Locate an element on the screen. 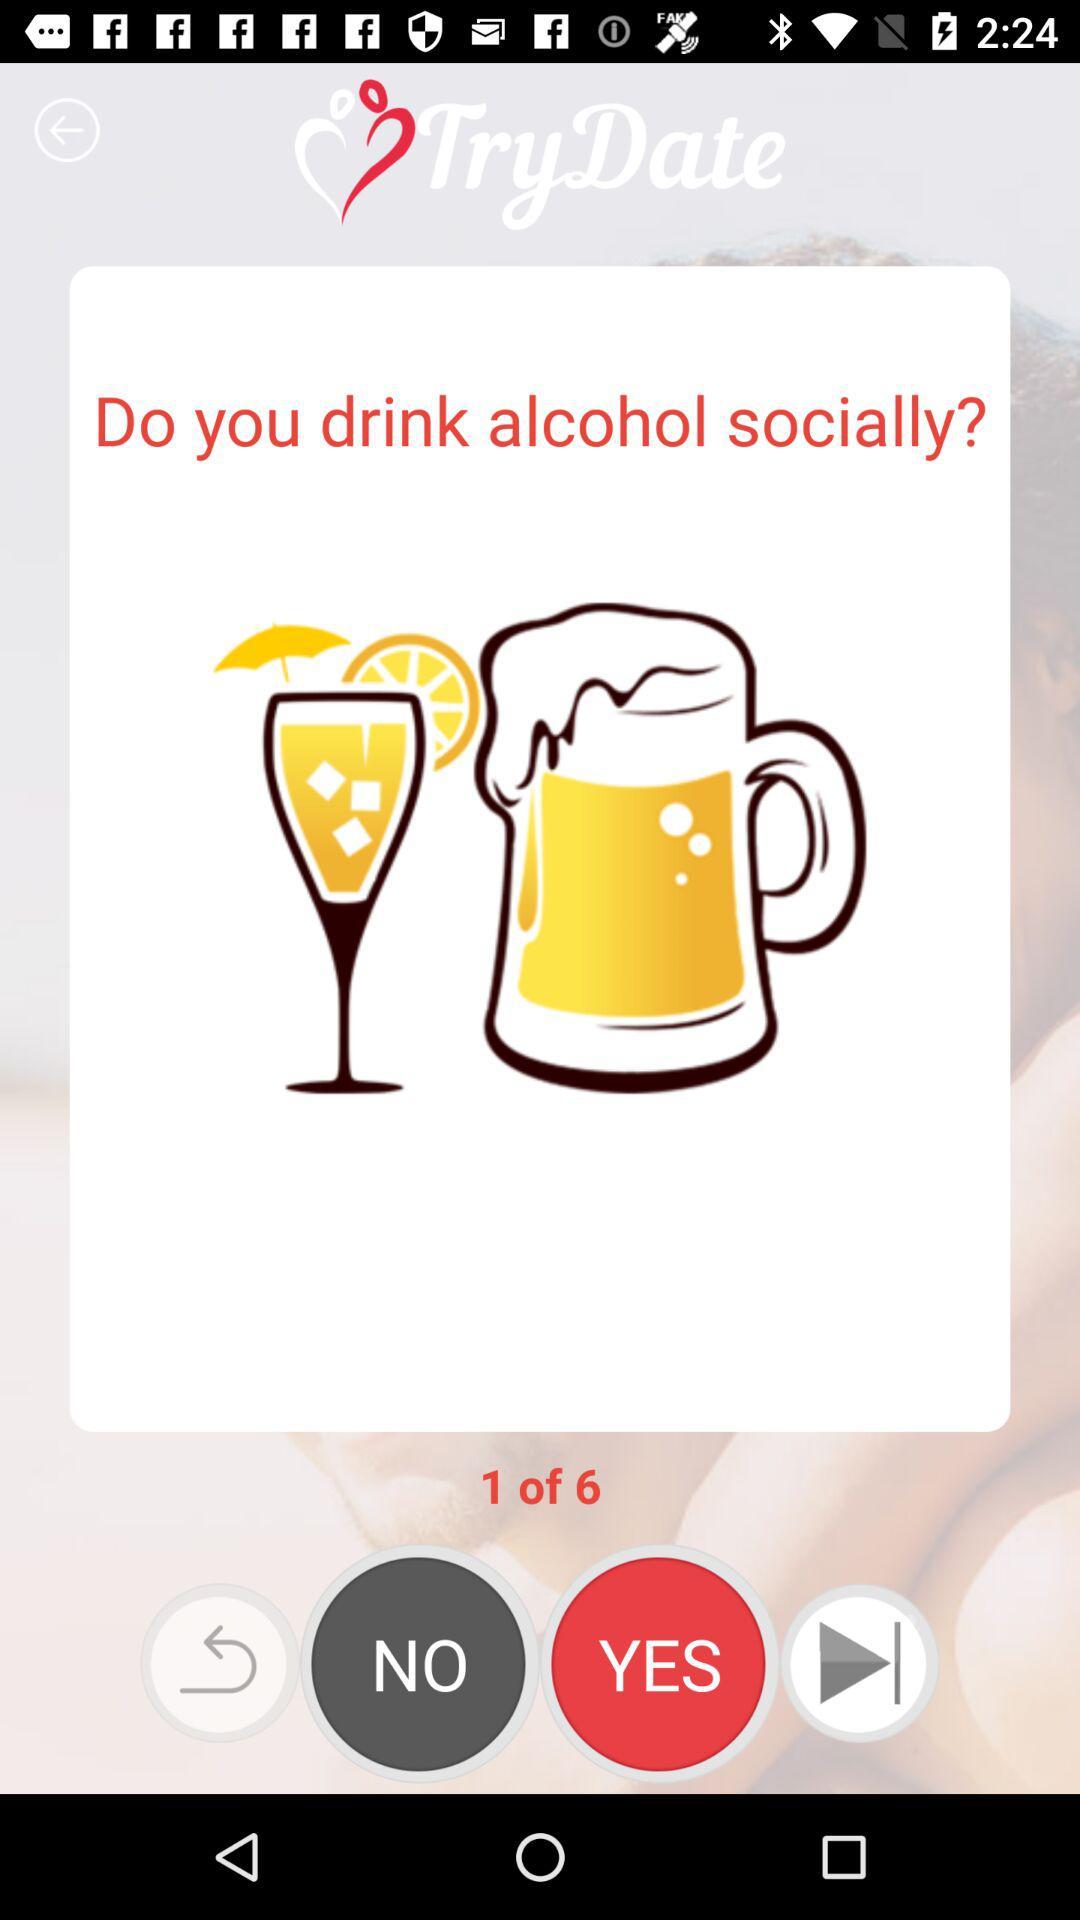  go back is located at coordinates (220, 1663).